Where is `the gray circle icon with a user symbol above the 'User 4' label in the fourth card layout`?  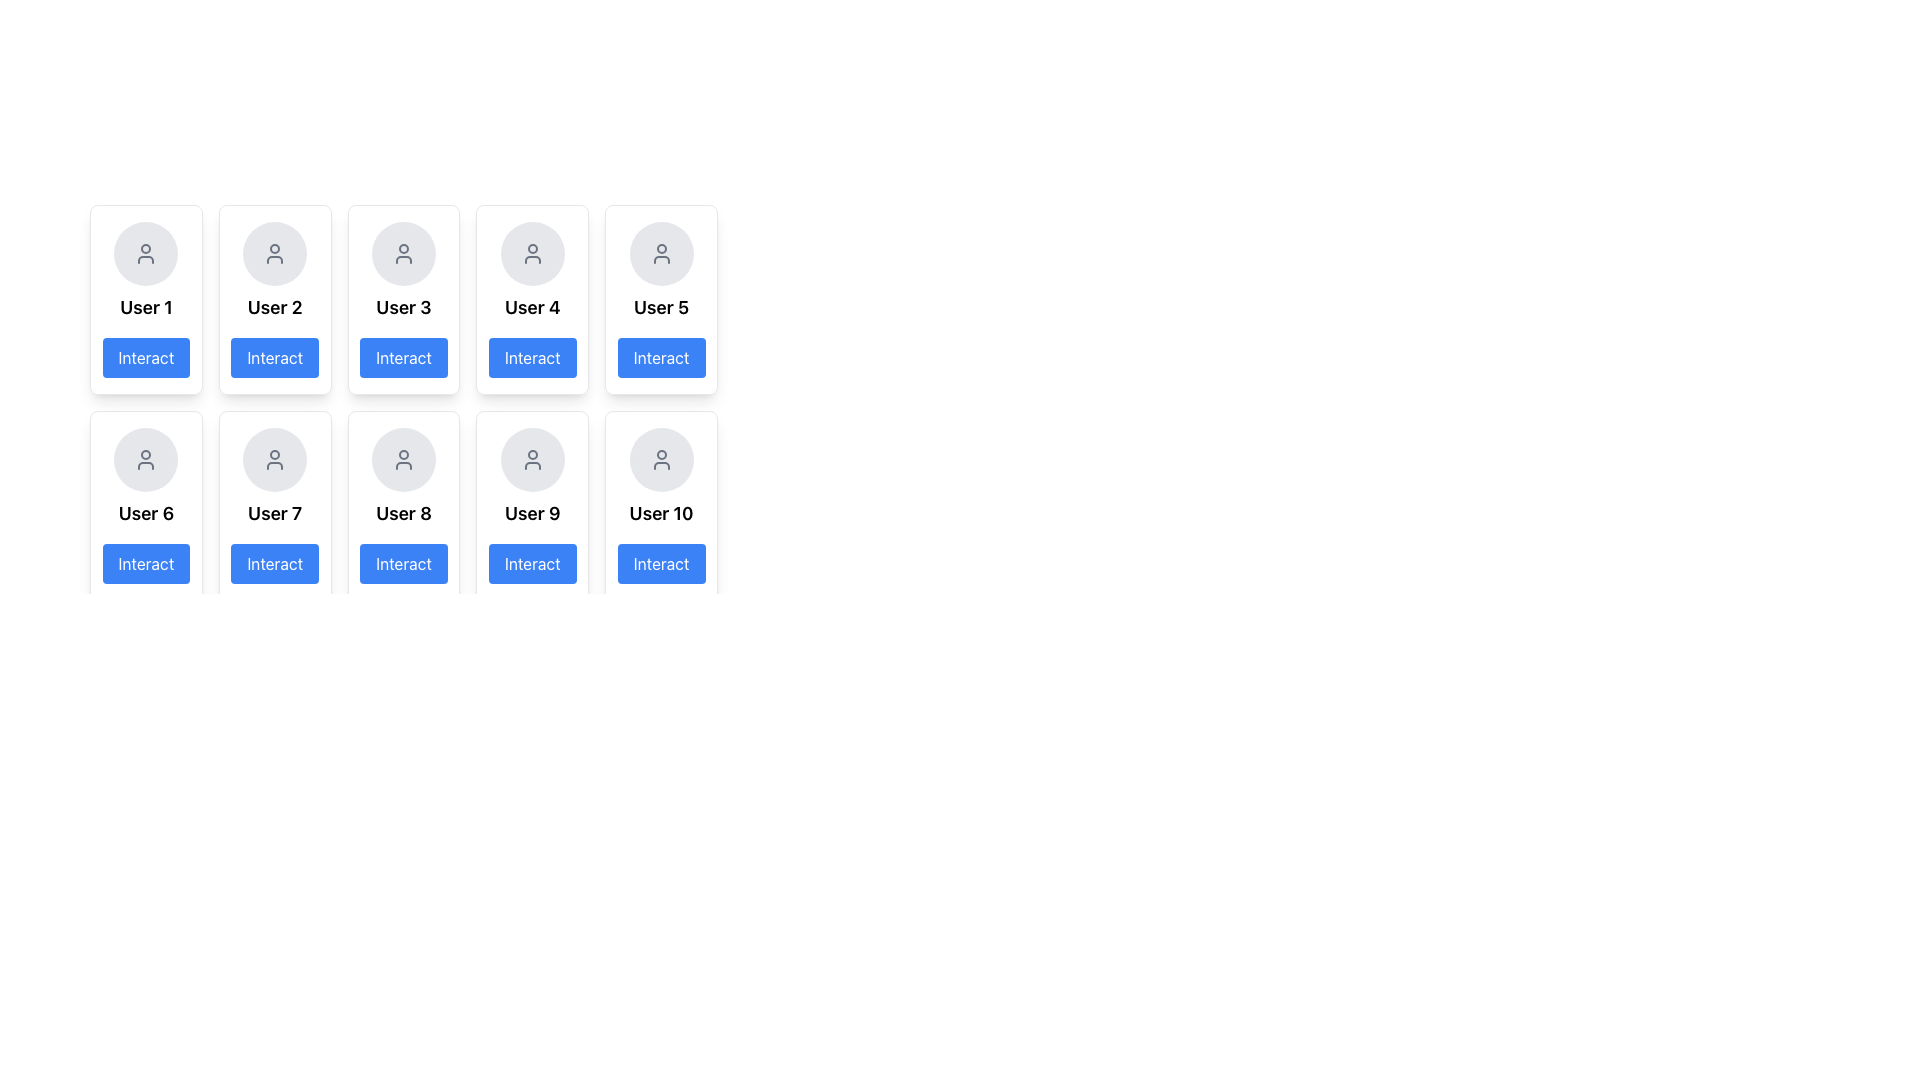
the gray circle icon with a user symbol above the 'User 4' label in the fourth card layout is located at coordinates (532, 253).